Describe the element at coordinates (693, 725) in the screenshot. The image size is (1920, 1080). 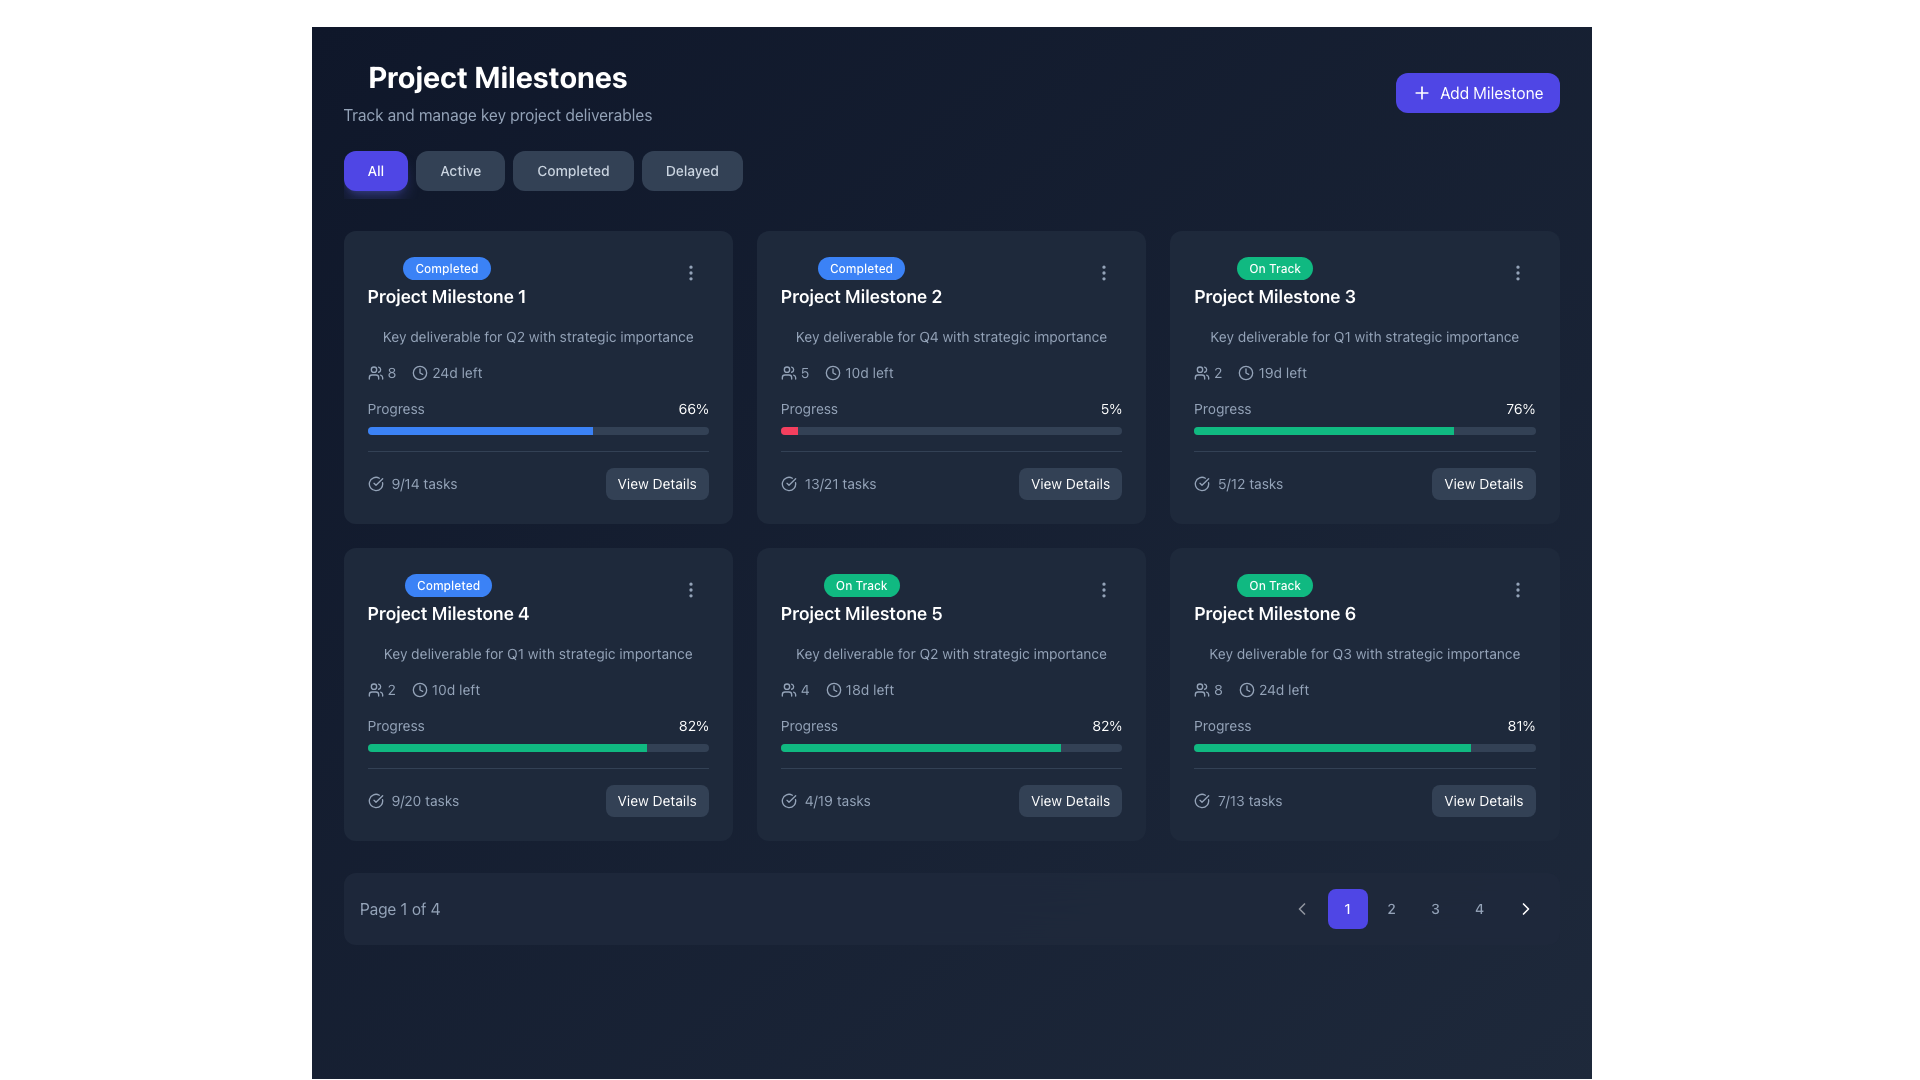
I see `text label that displays the progress completion percentage for 'Project Milestone 5', which indicates 82% completion and is located at the bottom-right of the subsection, aligned with the green progress bar` at that location.